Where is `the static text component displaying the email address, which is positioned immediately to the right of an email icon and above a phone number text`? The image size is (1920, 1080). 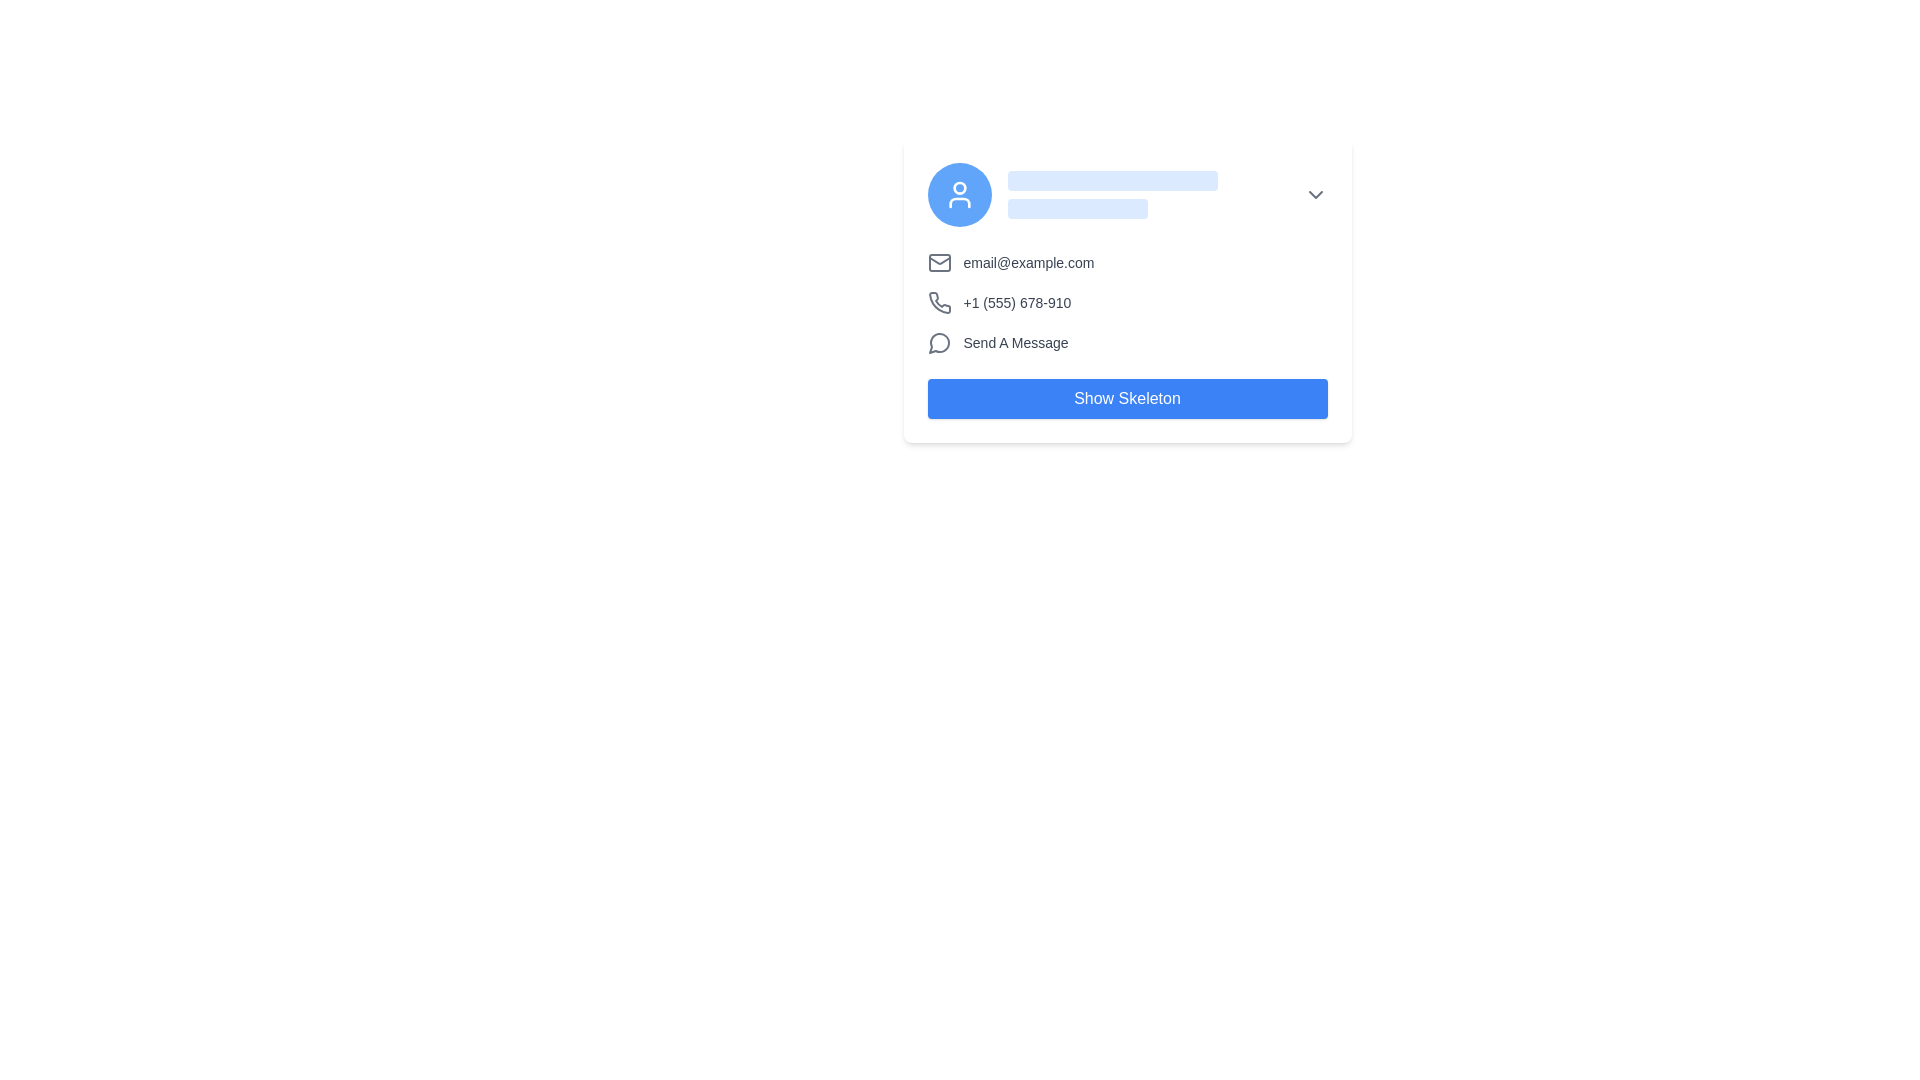
the static text component displaying the email address, which is positioned immediately to the right of an email icon and above a phone number text is located at coordinates (1028, 261).